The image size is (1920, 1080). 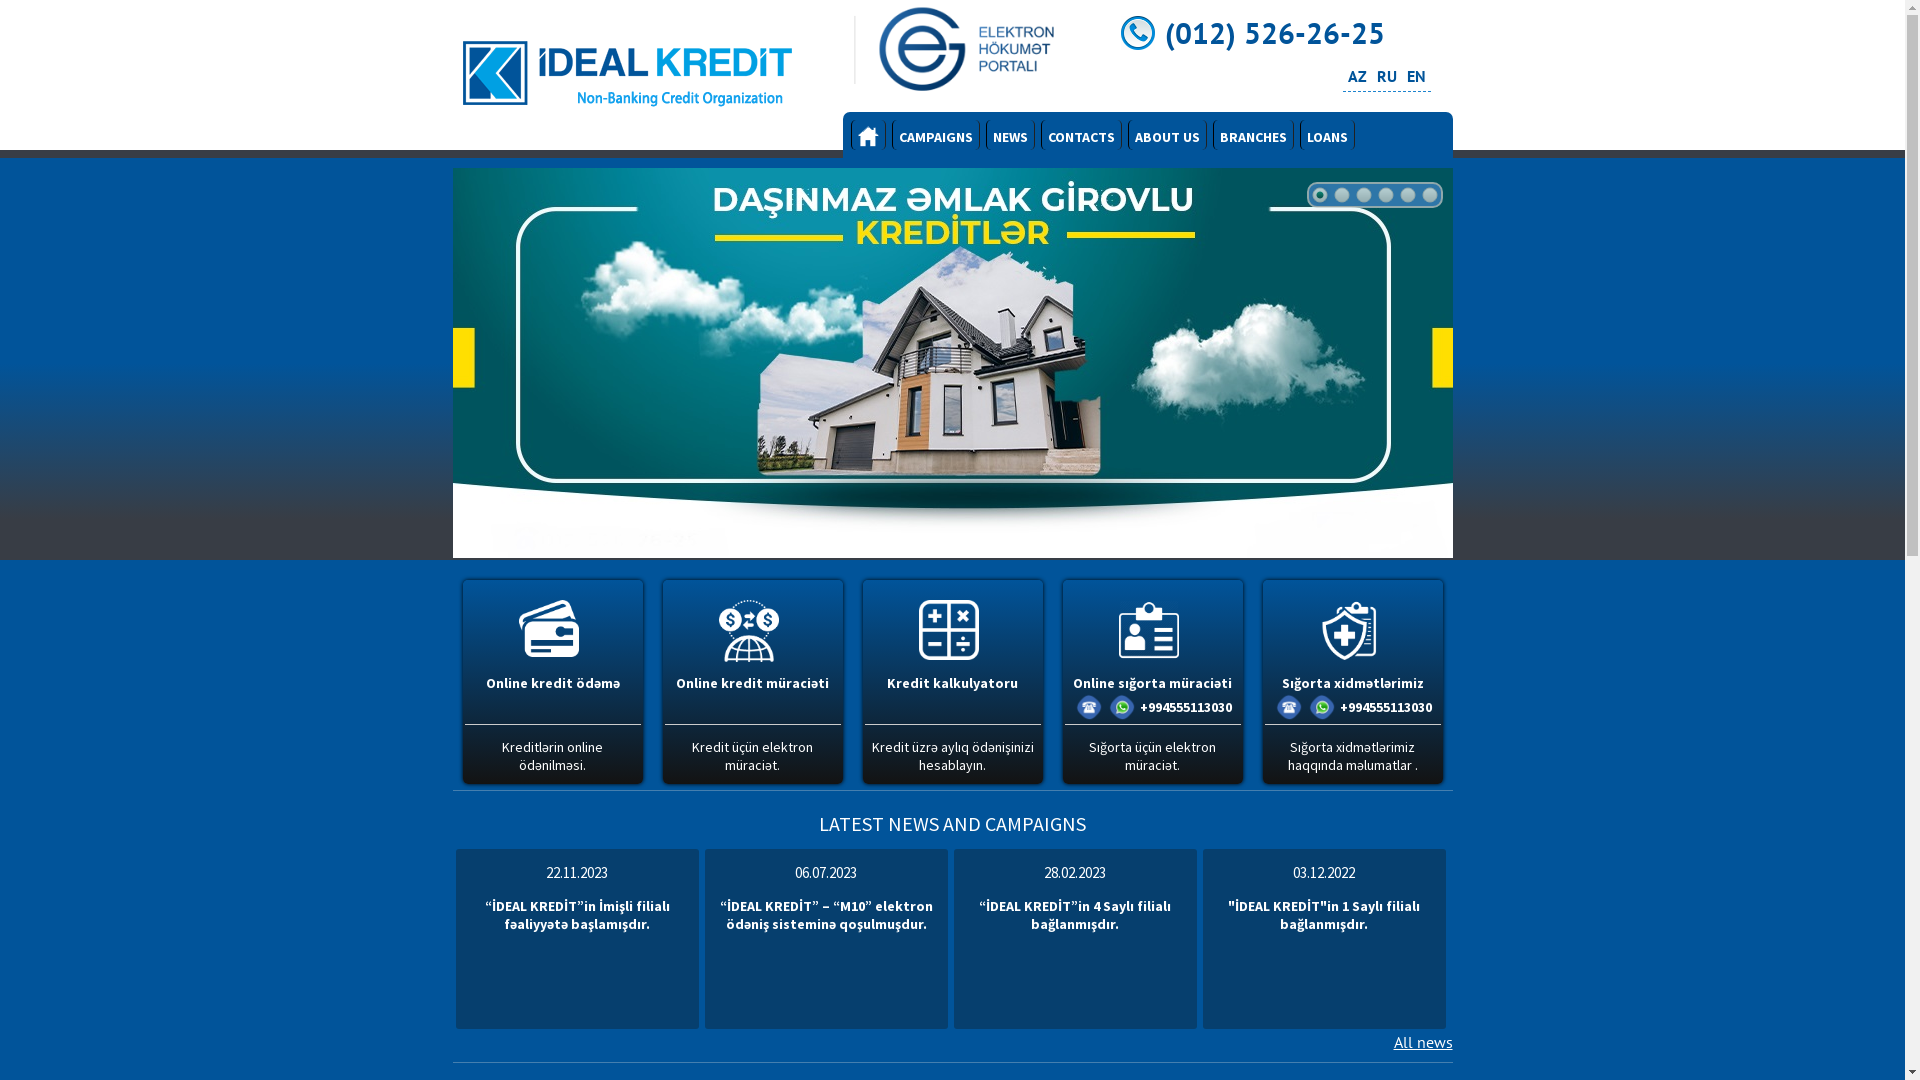 What do you see at coordinates (1385, 75) in the screenshot?
I see `'RU'` at bounding box center [1385, 75].